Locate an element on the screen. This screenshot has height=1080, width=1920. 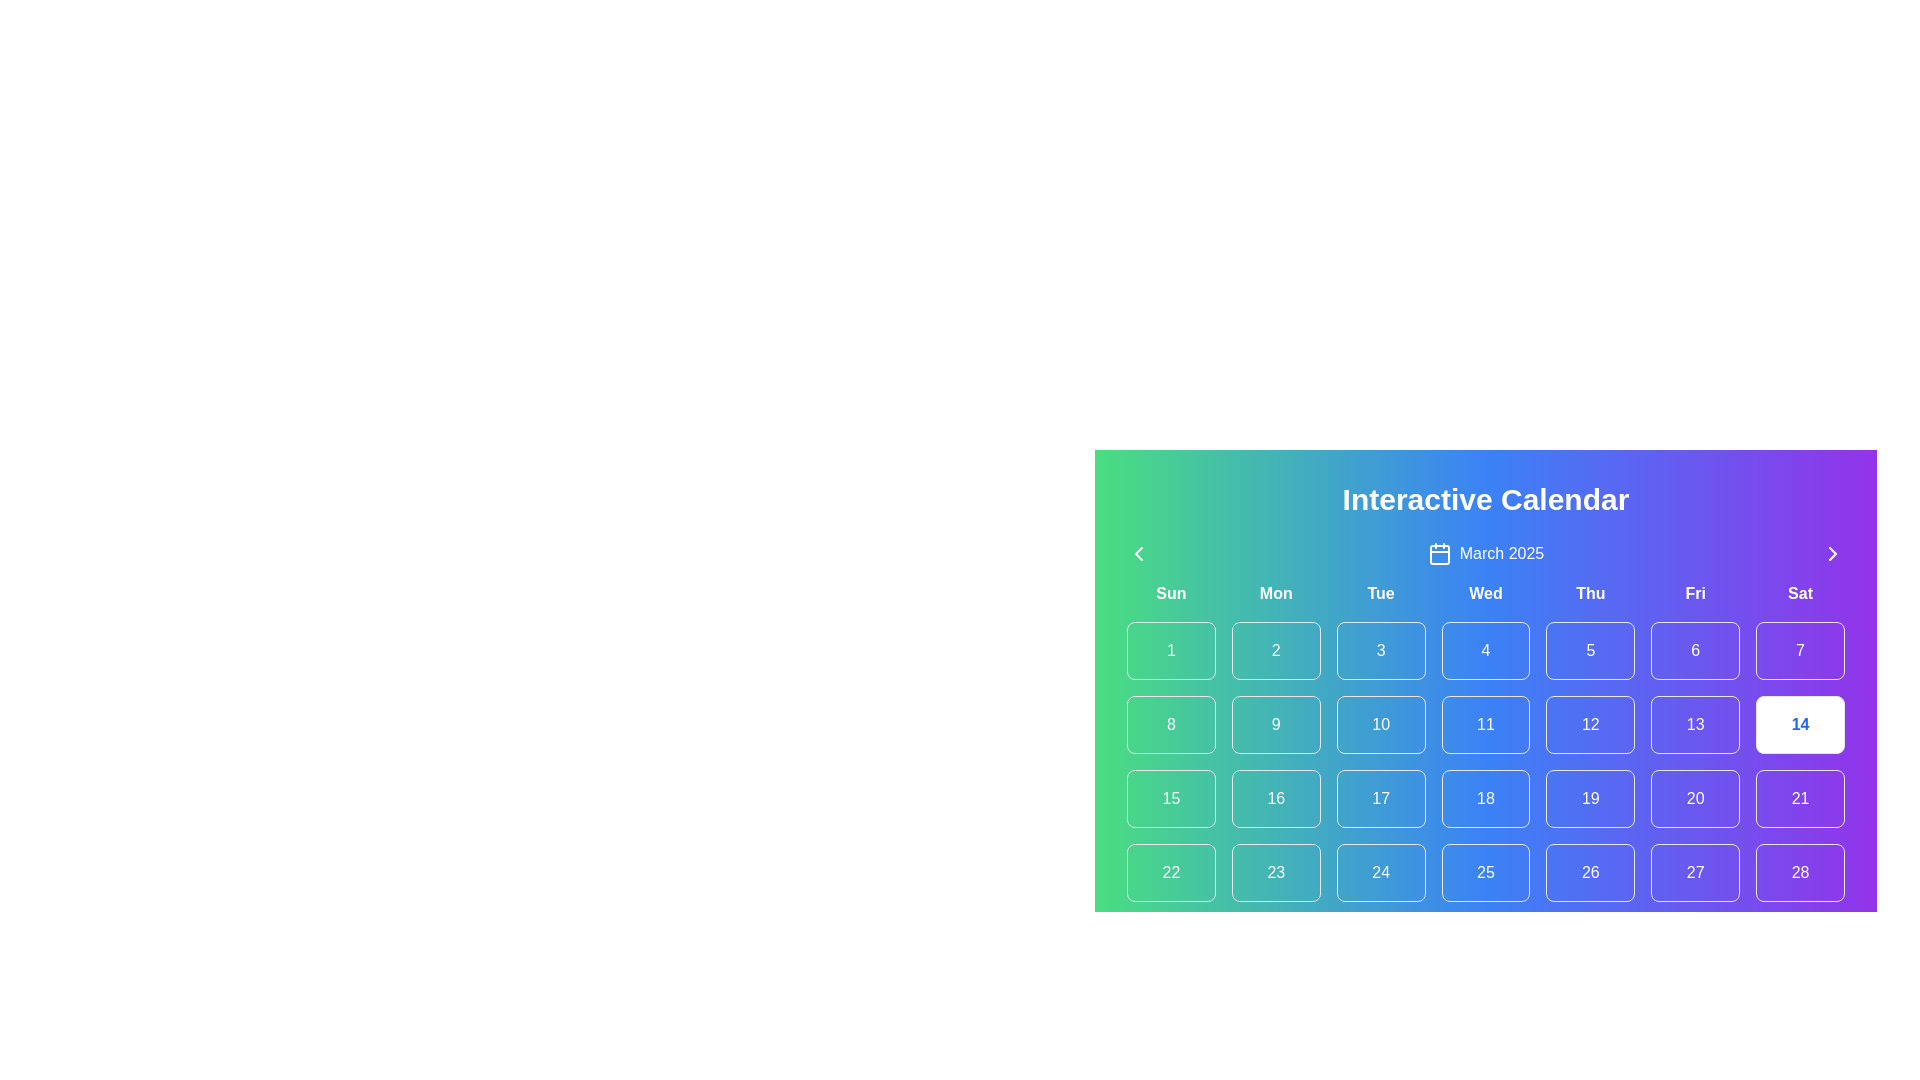
the Calendar Date Tile representing the 8th day, located under the 'Sun' column in the second row of date tiles is located at coordinates (1171, 725).